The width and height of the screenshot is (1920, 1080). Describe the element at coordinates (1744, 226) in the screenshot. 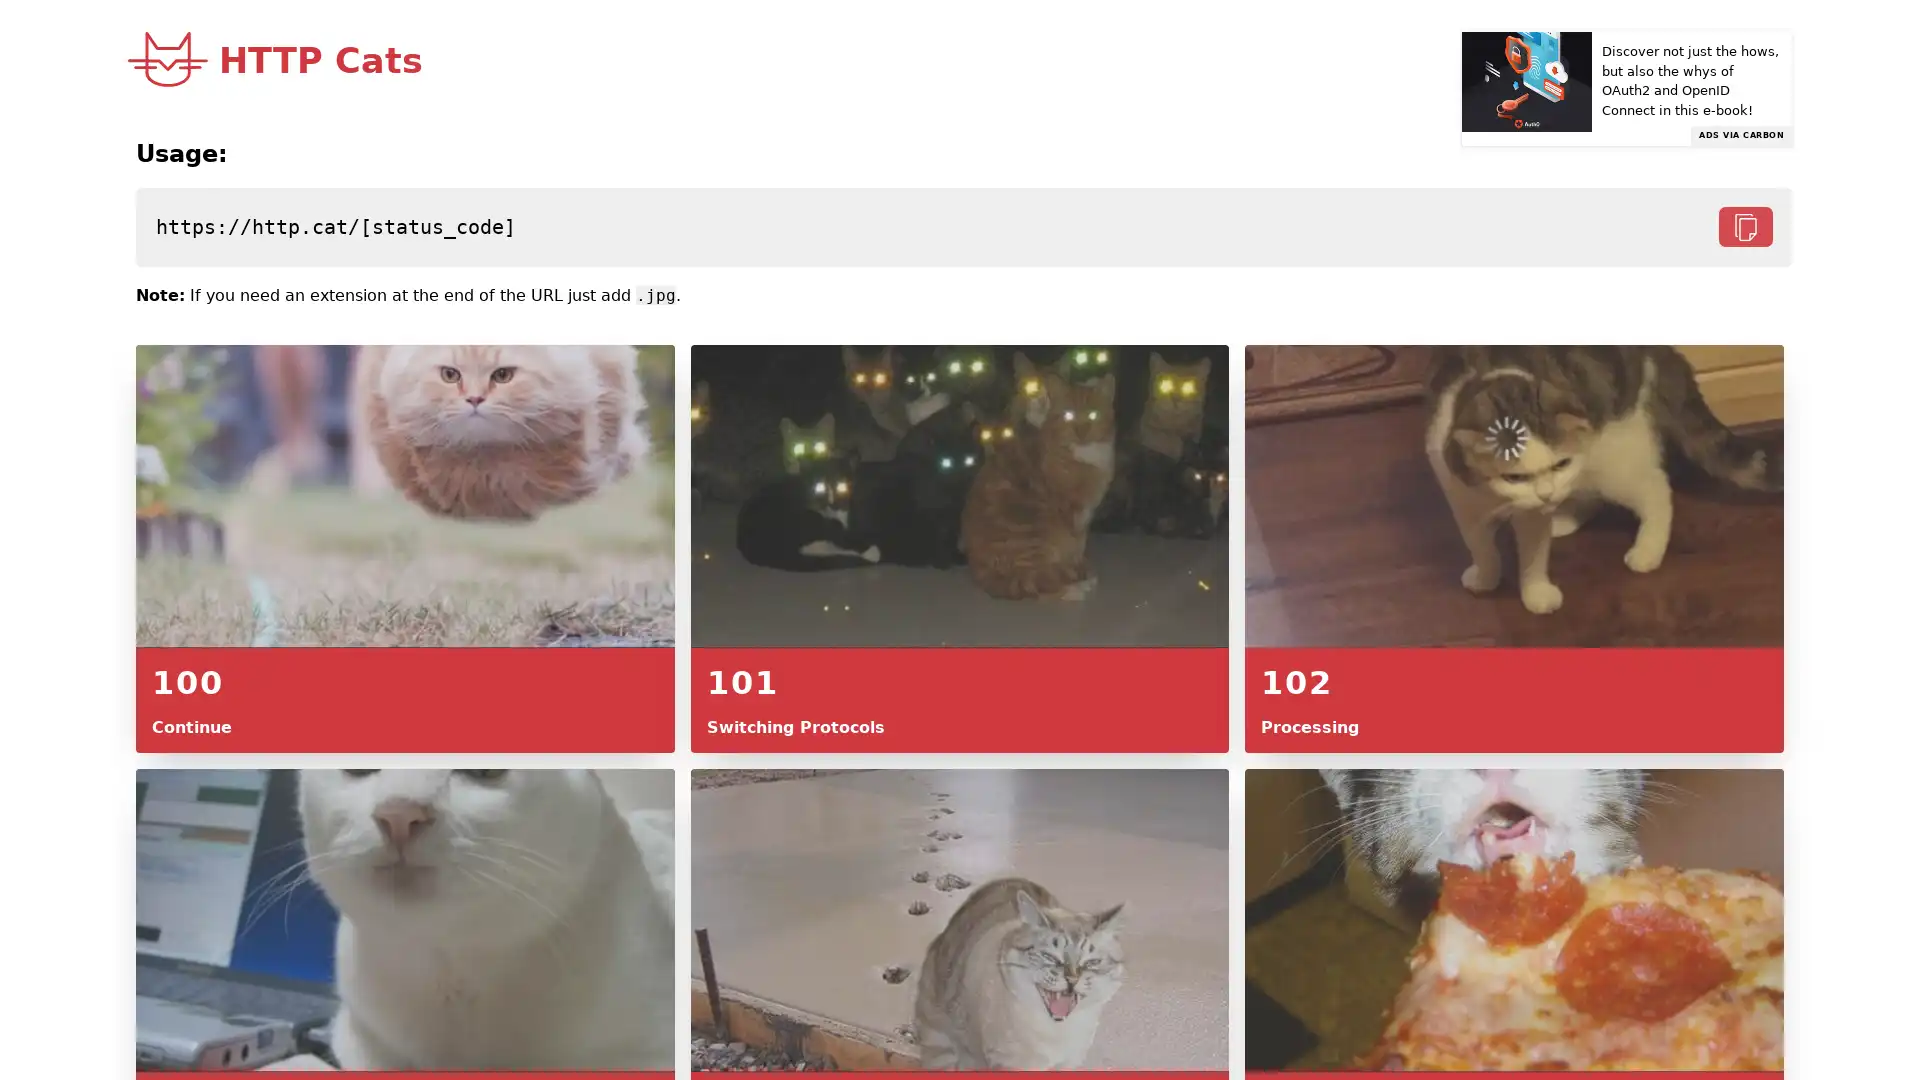

I see `Icon that represent the clipboard action` at that location.